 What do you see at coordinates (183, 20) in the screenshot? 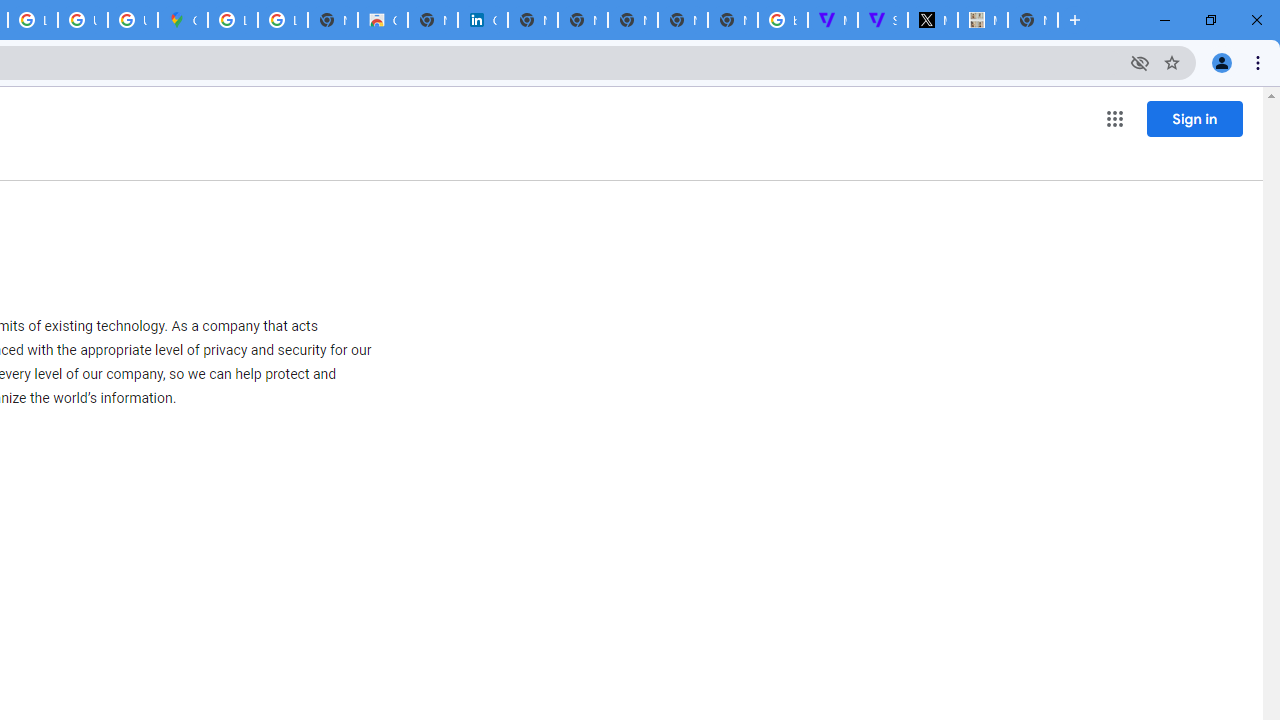
I see `'Google Maps'` at bounding box center [183, 20].